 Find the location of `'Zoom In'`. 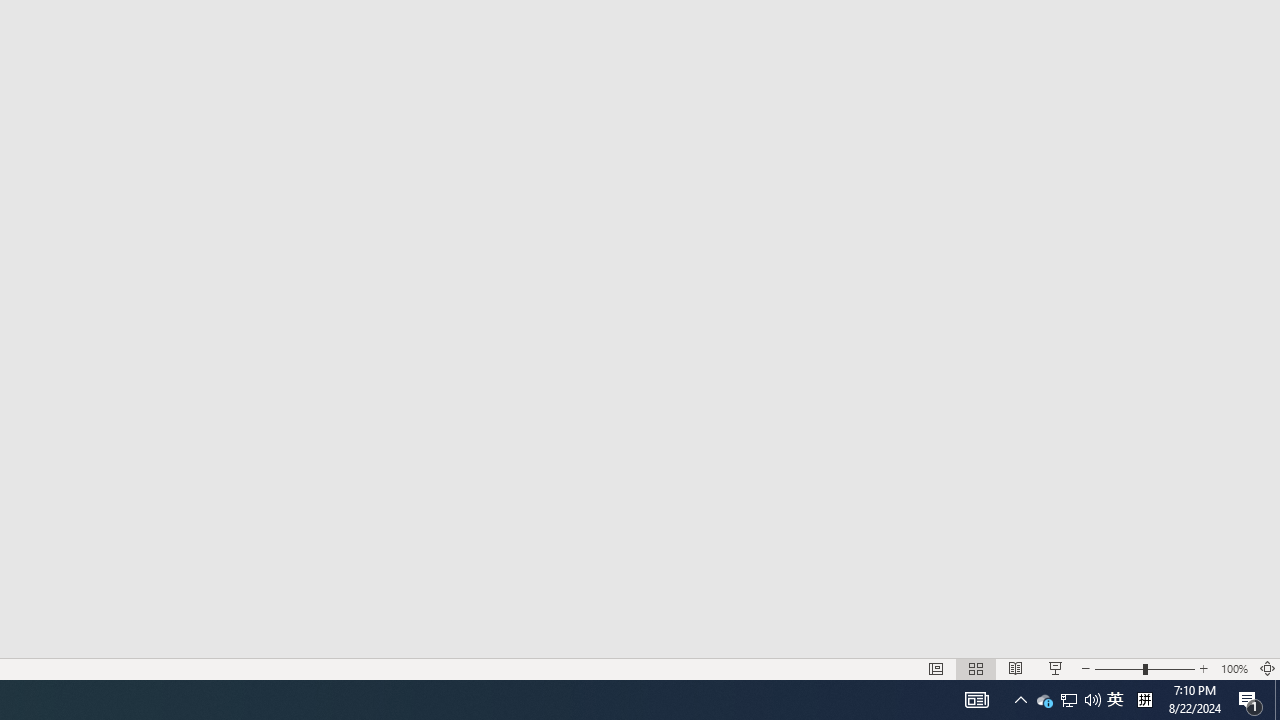

'Zoom In' is located at coordinates (1203, 669).